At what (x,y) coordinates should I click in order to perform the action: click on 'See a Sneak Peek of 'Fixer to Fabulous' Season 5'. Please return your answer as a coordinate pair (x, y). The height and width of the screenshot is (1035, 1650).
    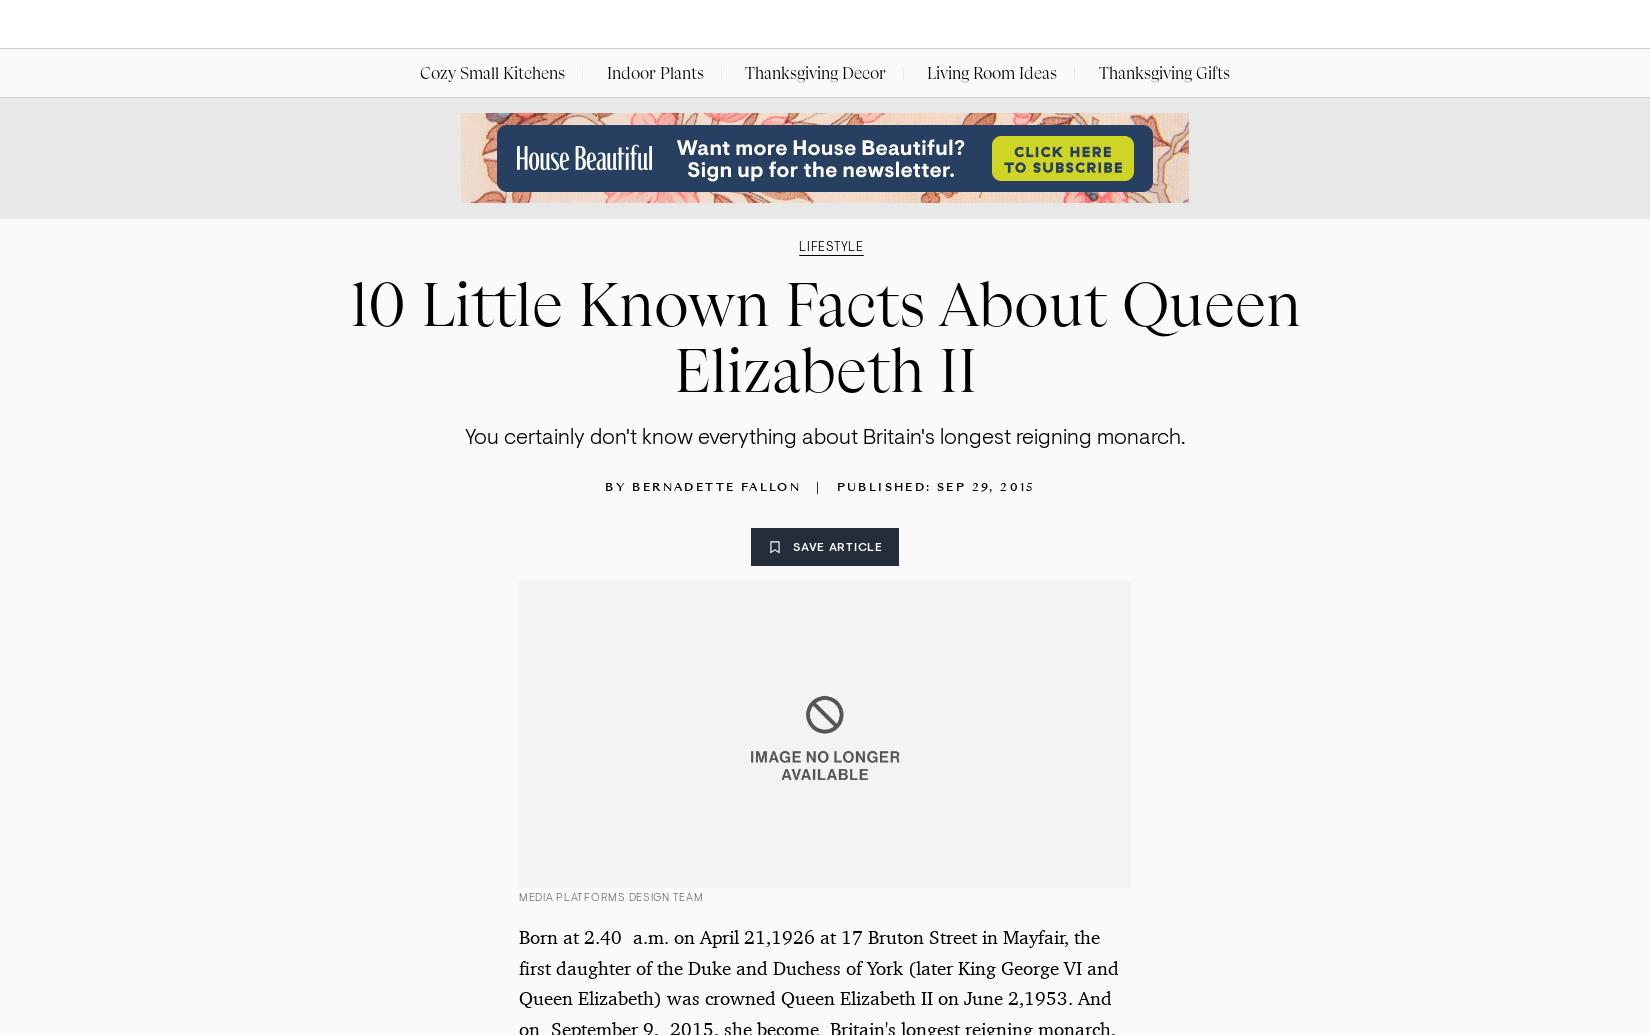
    Looking at the image, I should click on (375, 975).